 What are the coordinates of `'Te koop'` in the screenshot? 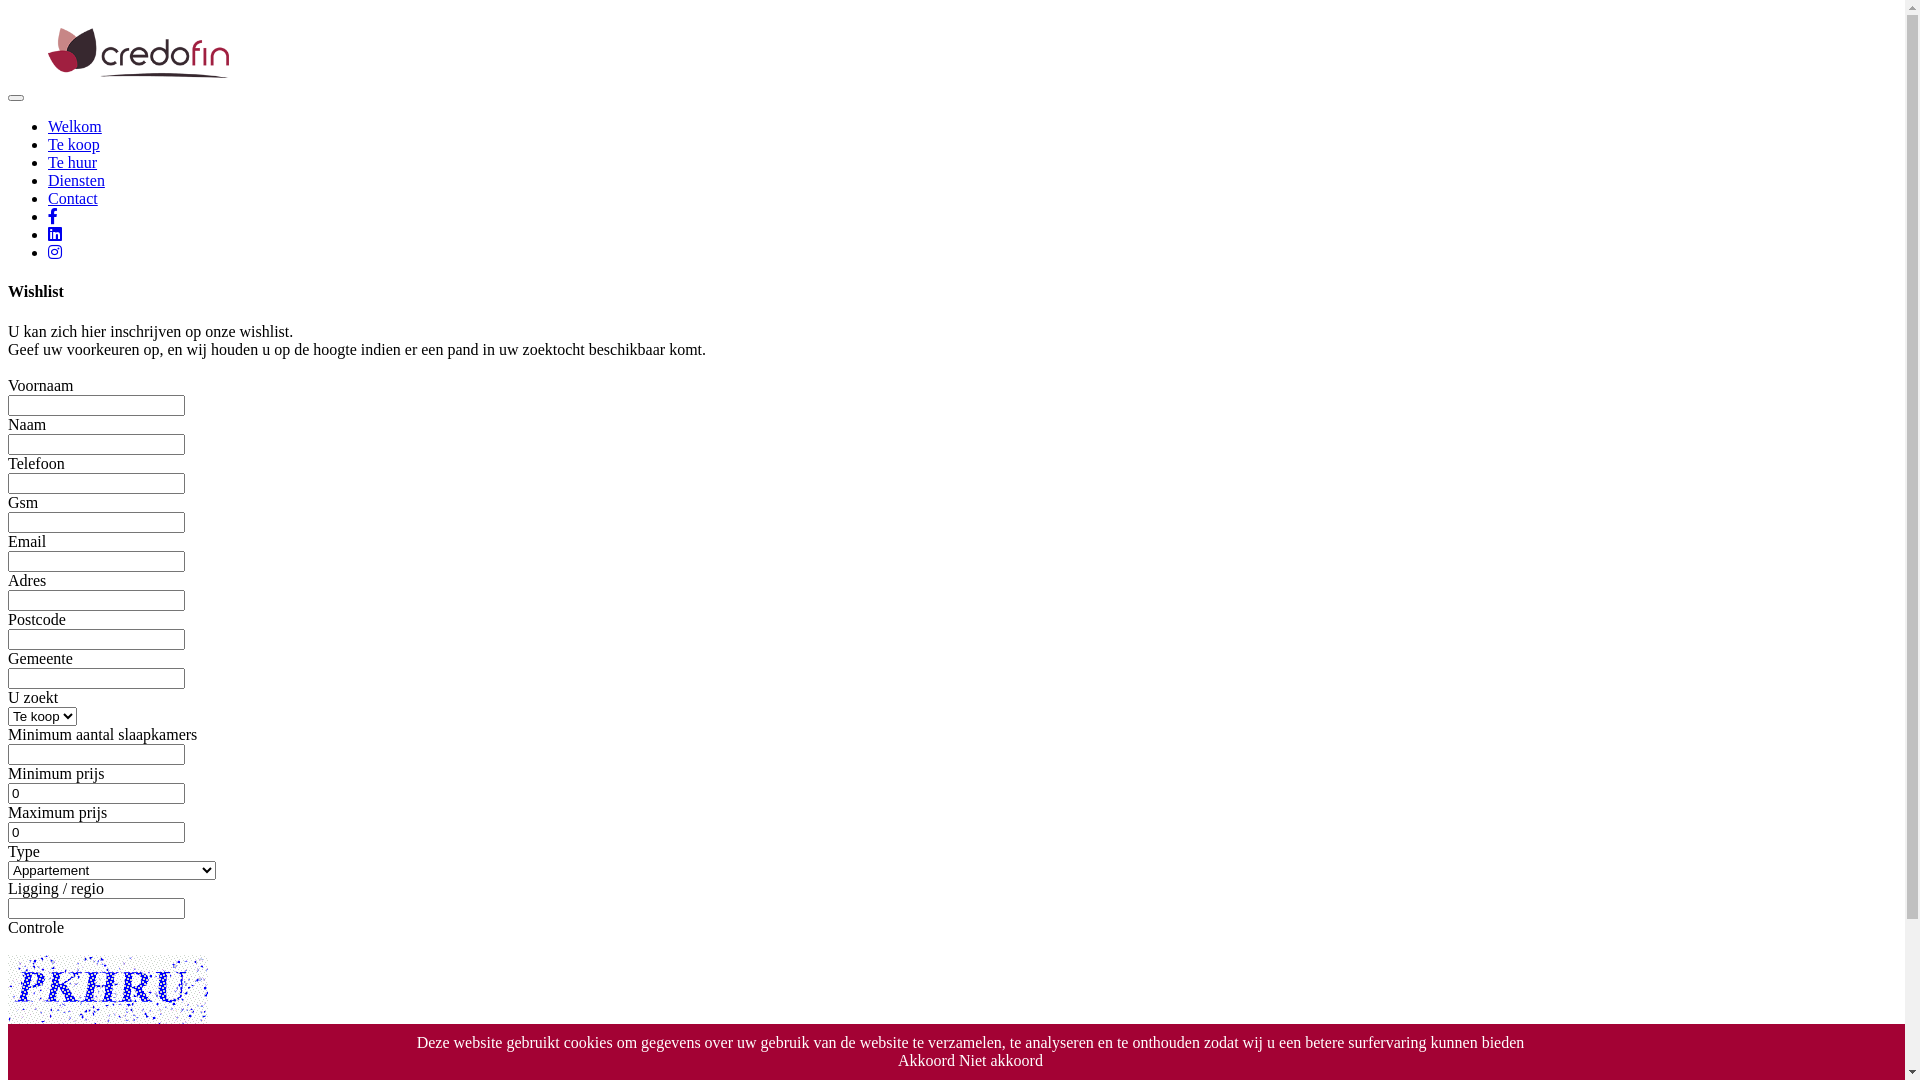 It's located at (73, 143).